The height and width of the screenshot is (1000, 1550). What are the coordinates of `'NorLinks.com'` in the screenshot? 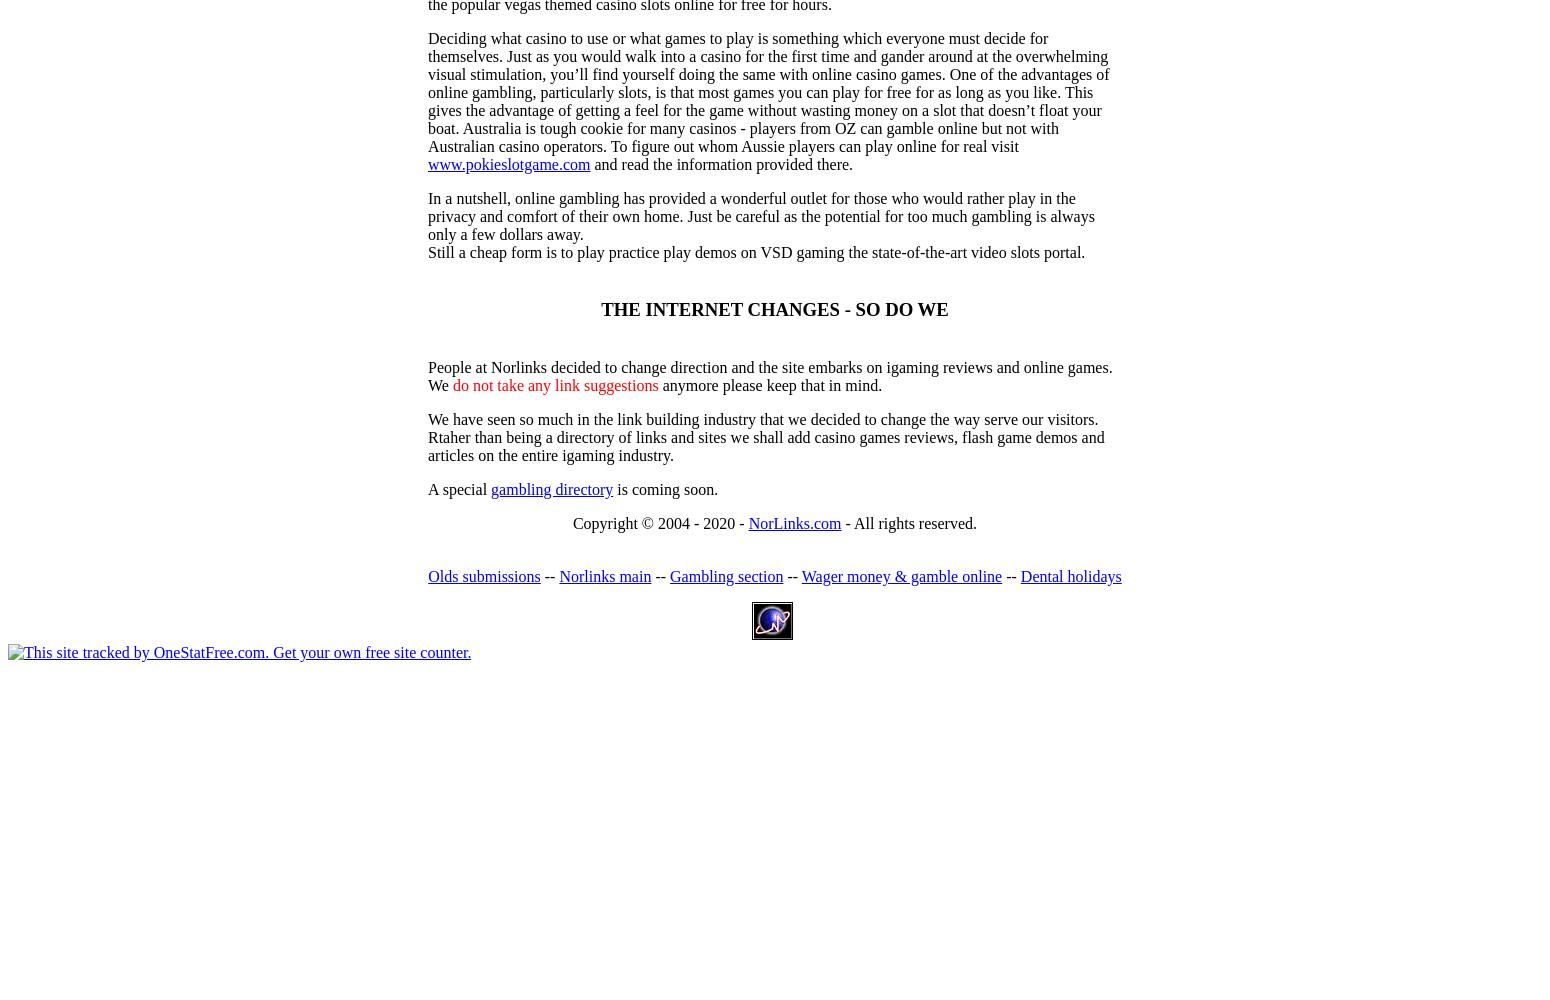 It's located at (793, 523).